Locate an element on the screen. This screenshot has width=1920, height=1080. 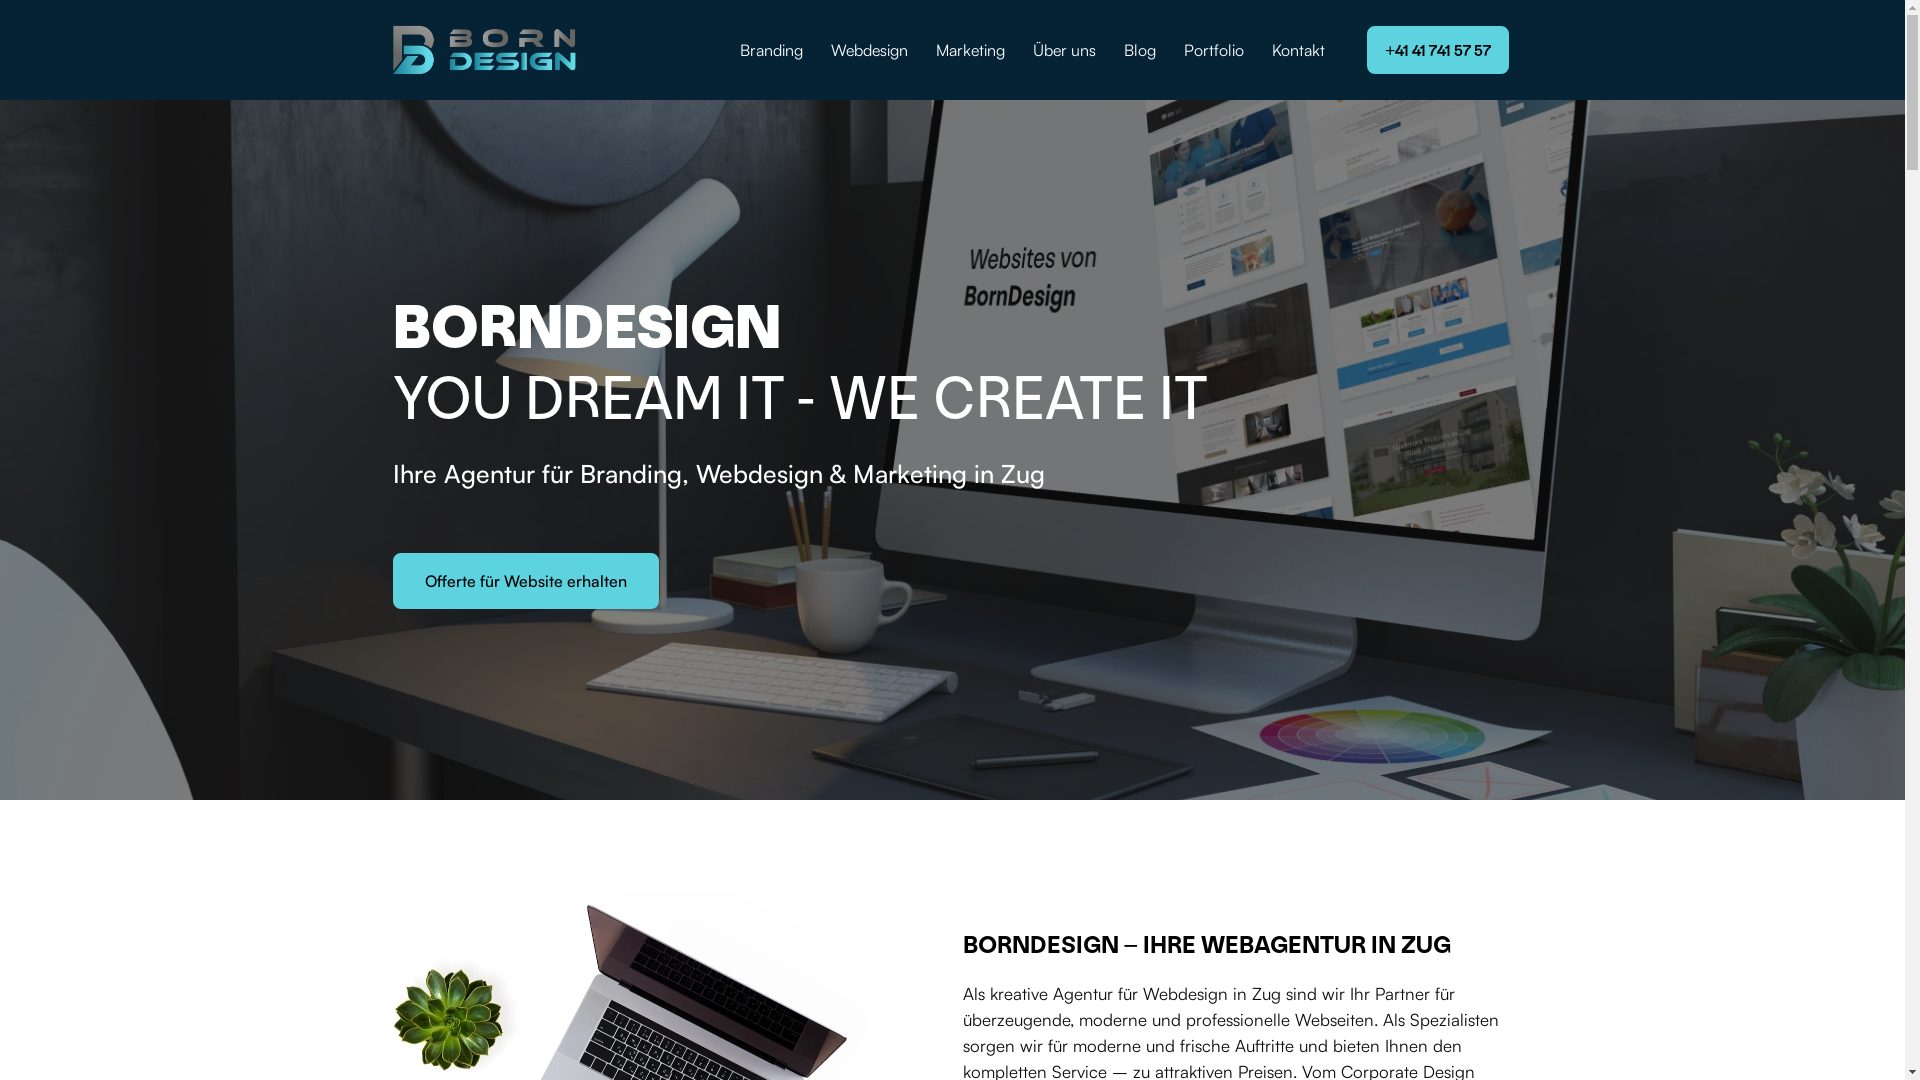
'Webdesign' is located at coordinates (869, 49).